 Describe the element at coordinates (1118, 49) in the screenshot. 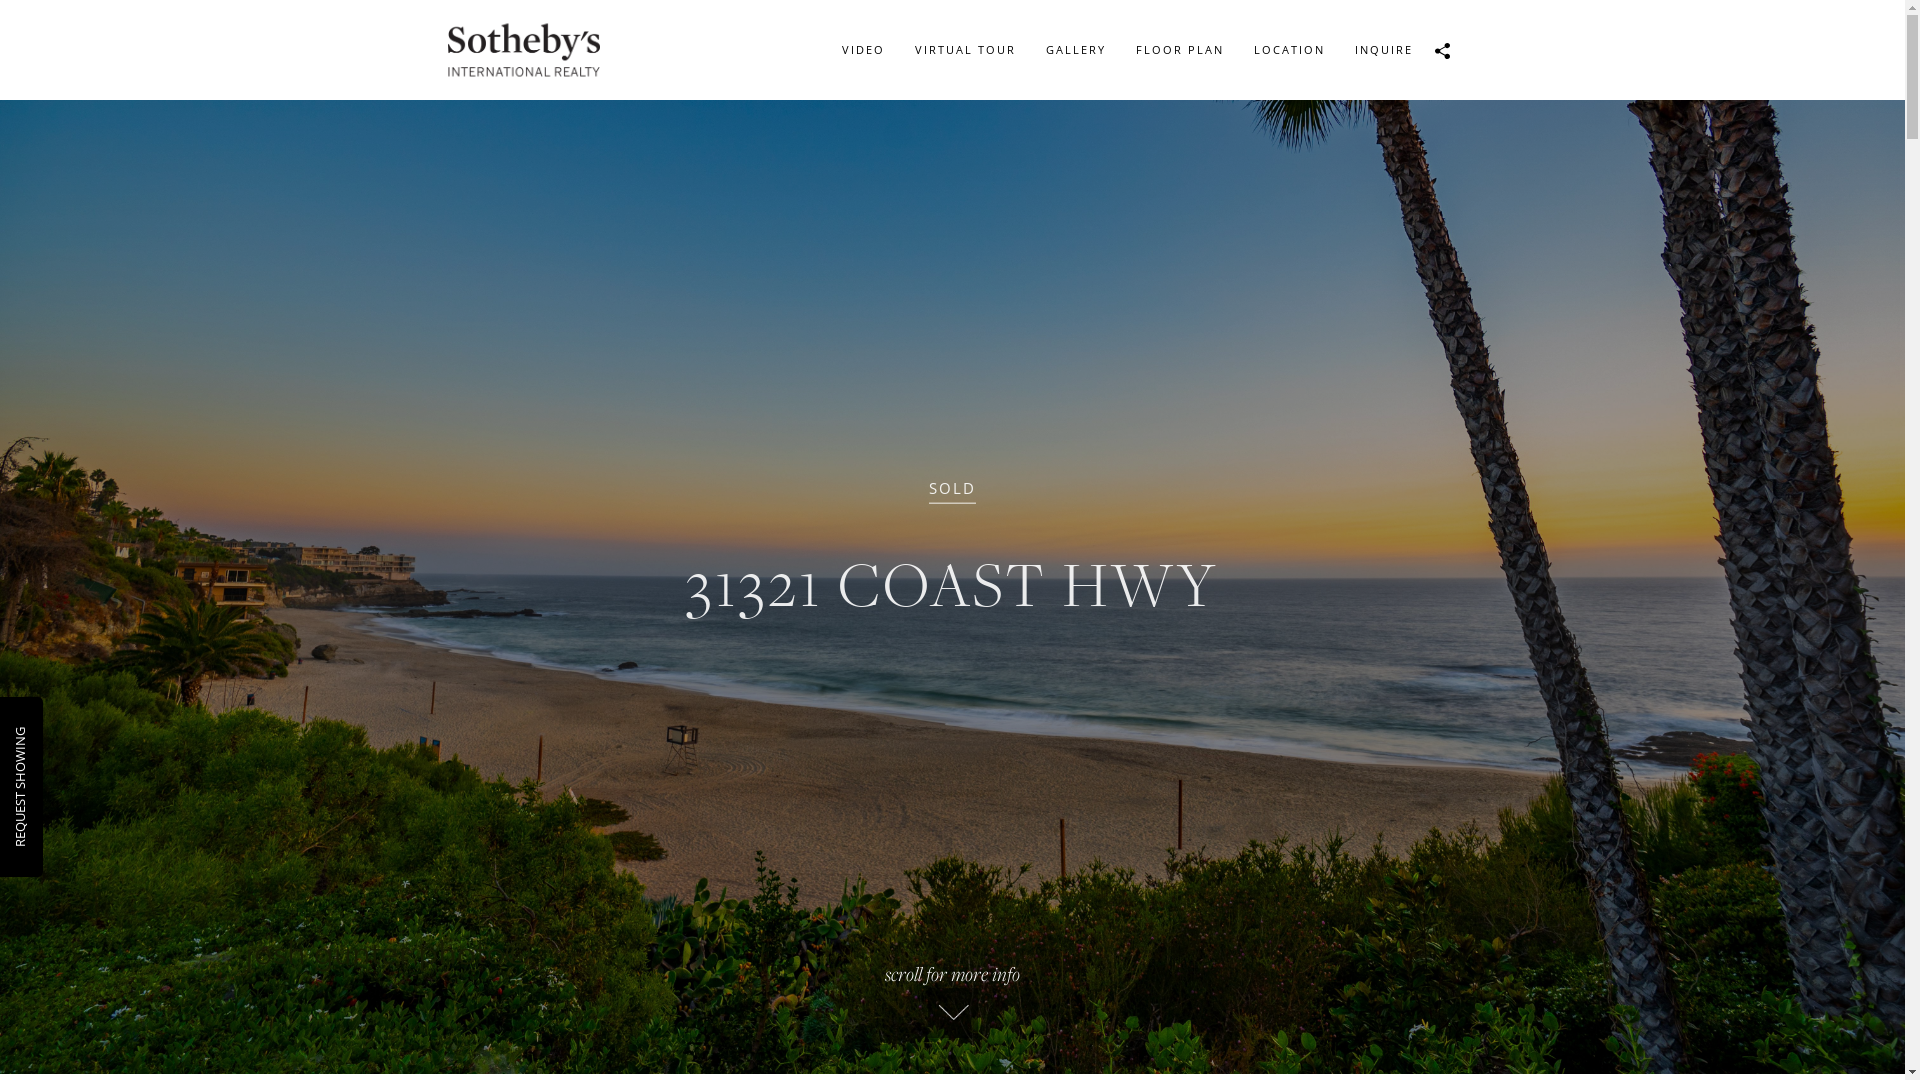

I see `'FLOOR PLAN'` at that location.